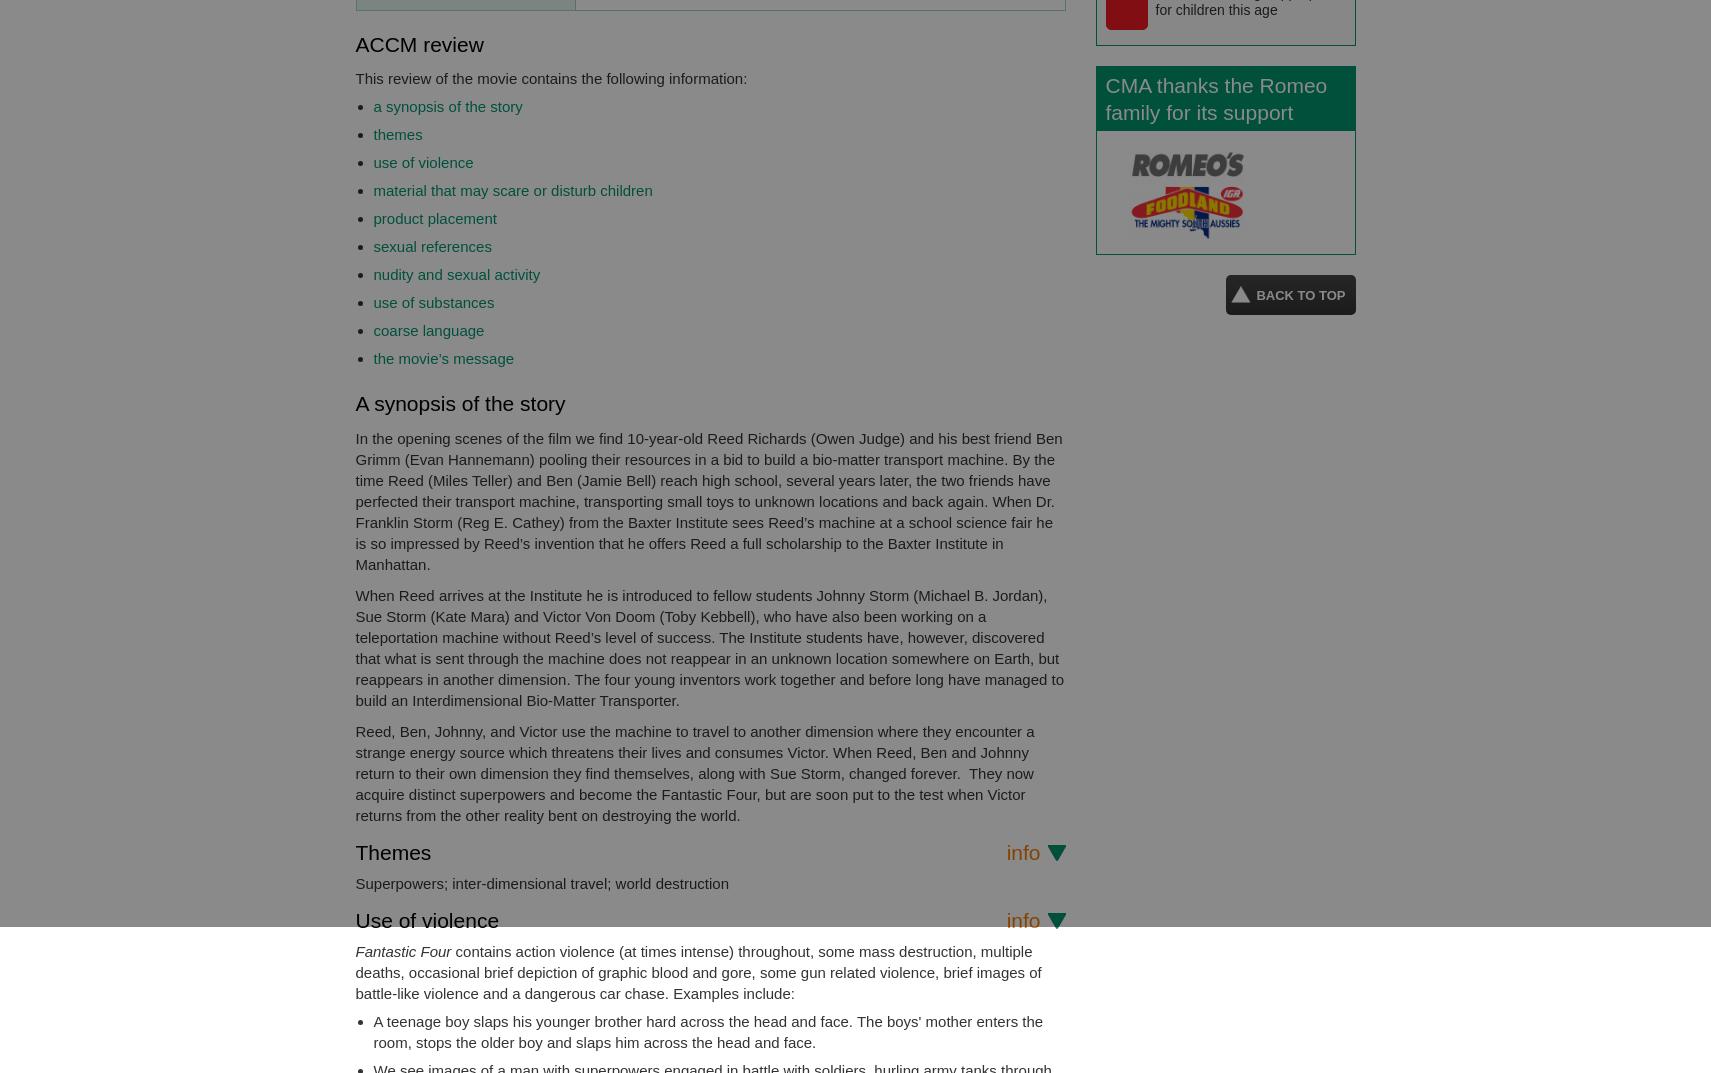 The width and height of the screenshot is (1711, 1073). What do you see at coordinates (355, 499) in the screenshot?
I see `'In the opening scenes of the film we find 10-year-old Reed Richards (Owen Judge) and his best friend Ben Grimm (Evan Hannemann) pooling their resources in a bid to build a bio-matter transport machine. By the time Reed (Miles Teller) and Ben (Jamie Bell) reach high school, several years later, the two friends have perfected their transport machine, transporting small toys to unknown locations and back again. When Dr. Franklin Storm (Reg E. Cathey) from the Baxter Institute sees Reed’s machine at a school science fair he is so impressed by Reed’s invention that he offers Reed a full scholarship to the Baxter Institute in Manhattan.'` at bounding box center [355, 499].